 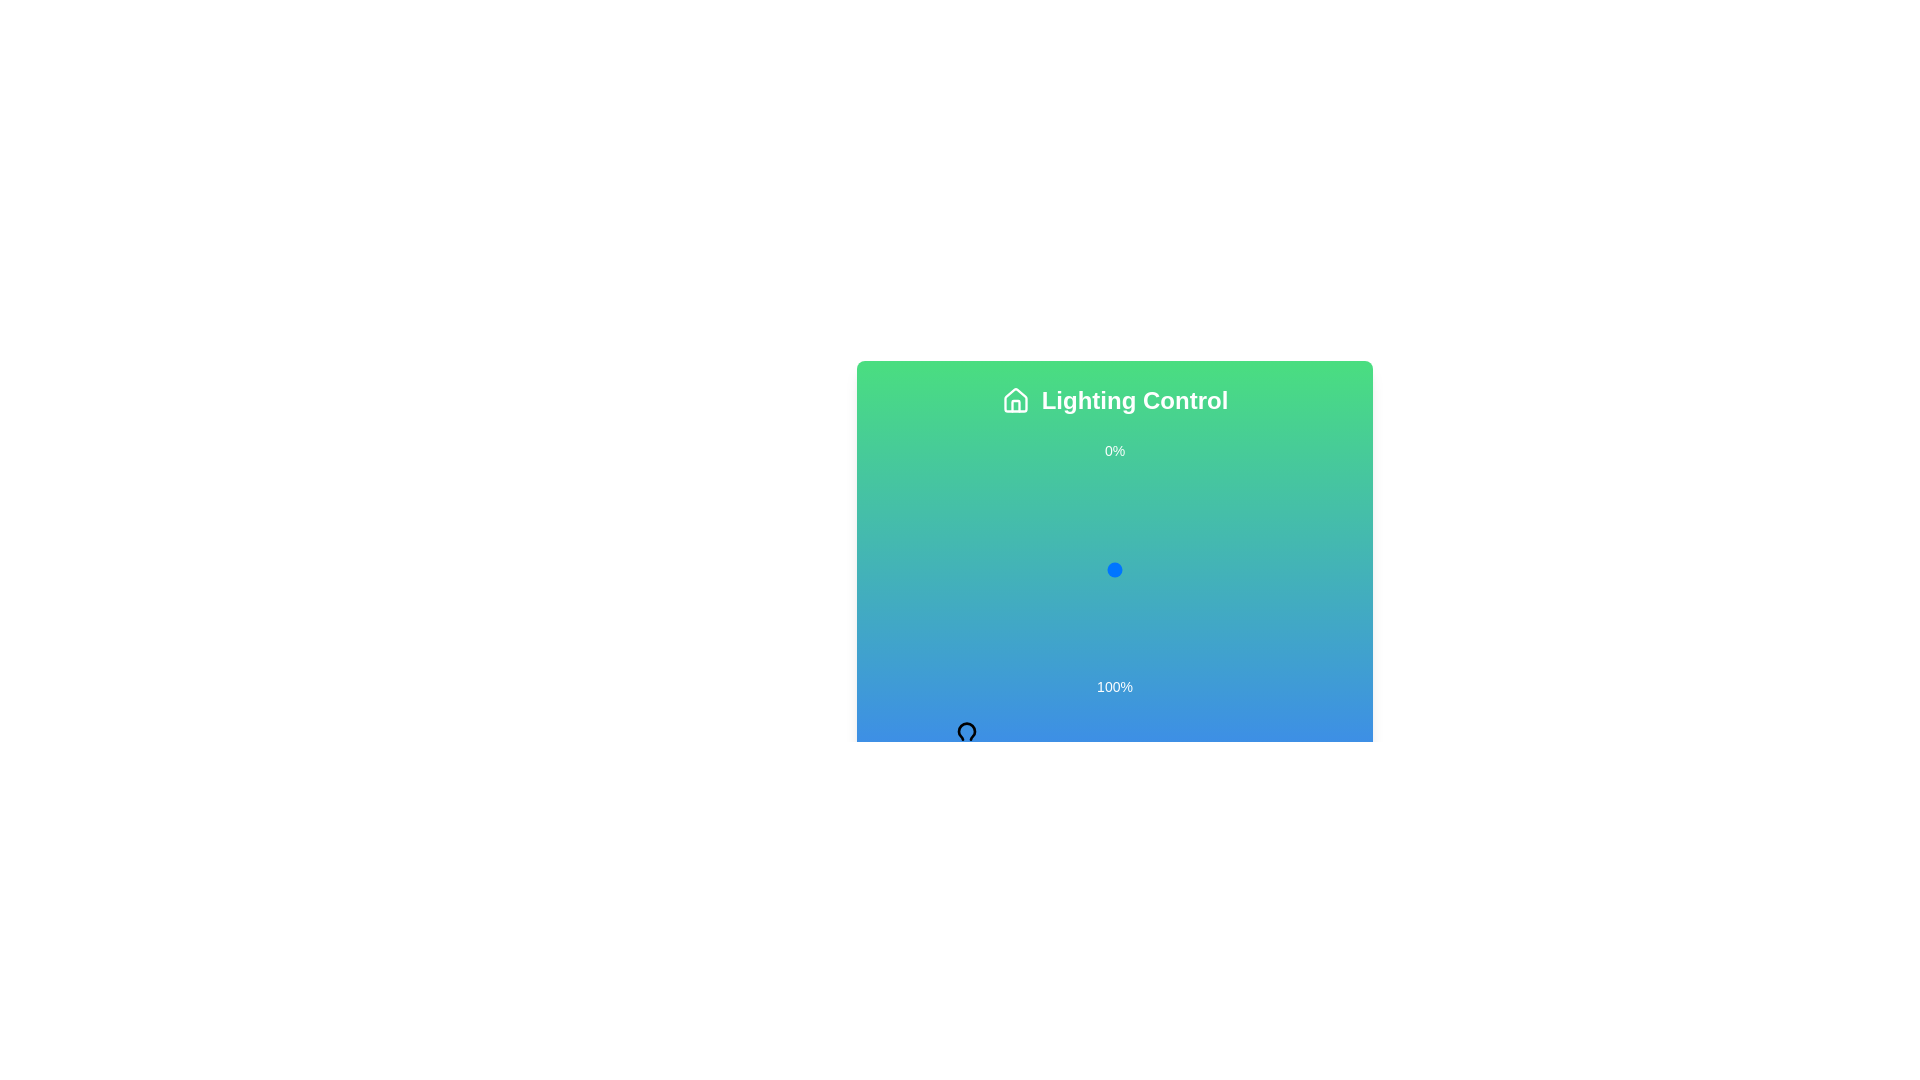 What do you see at coordinates (1022, 569) in the screenshot?
I see `the lighting level percentage` at bounding box center [1022, 569].